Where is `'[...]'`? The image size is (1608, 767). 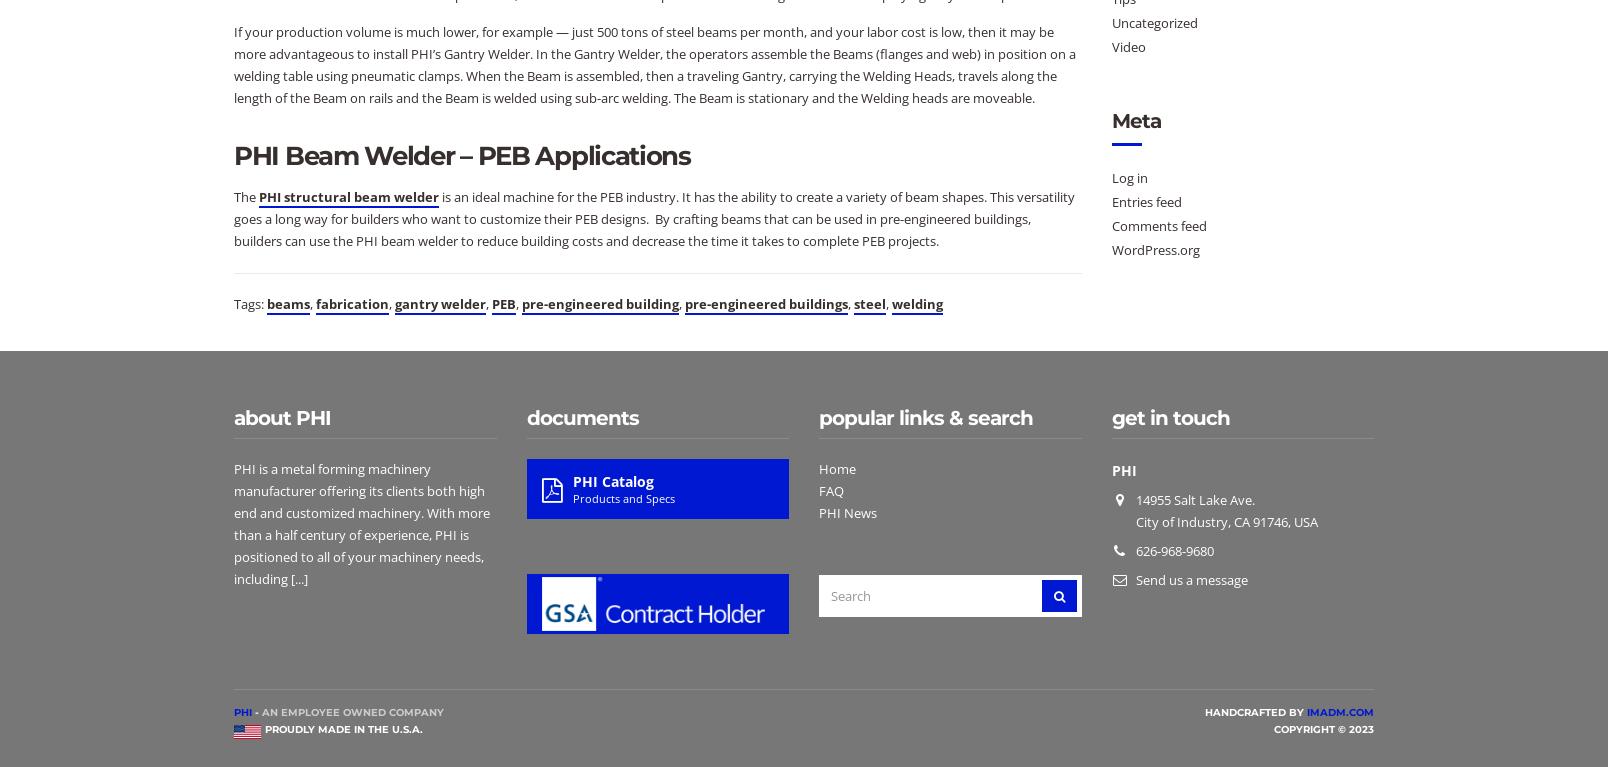 '[...]' is located at coordinates (298, 578).